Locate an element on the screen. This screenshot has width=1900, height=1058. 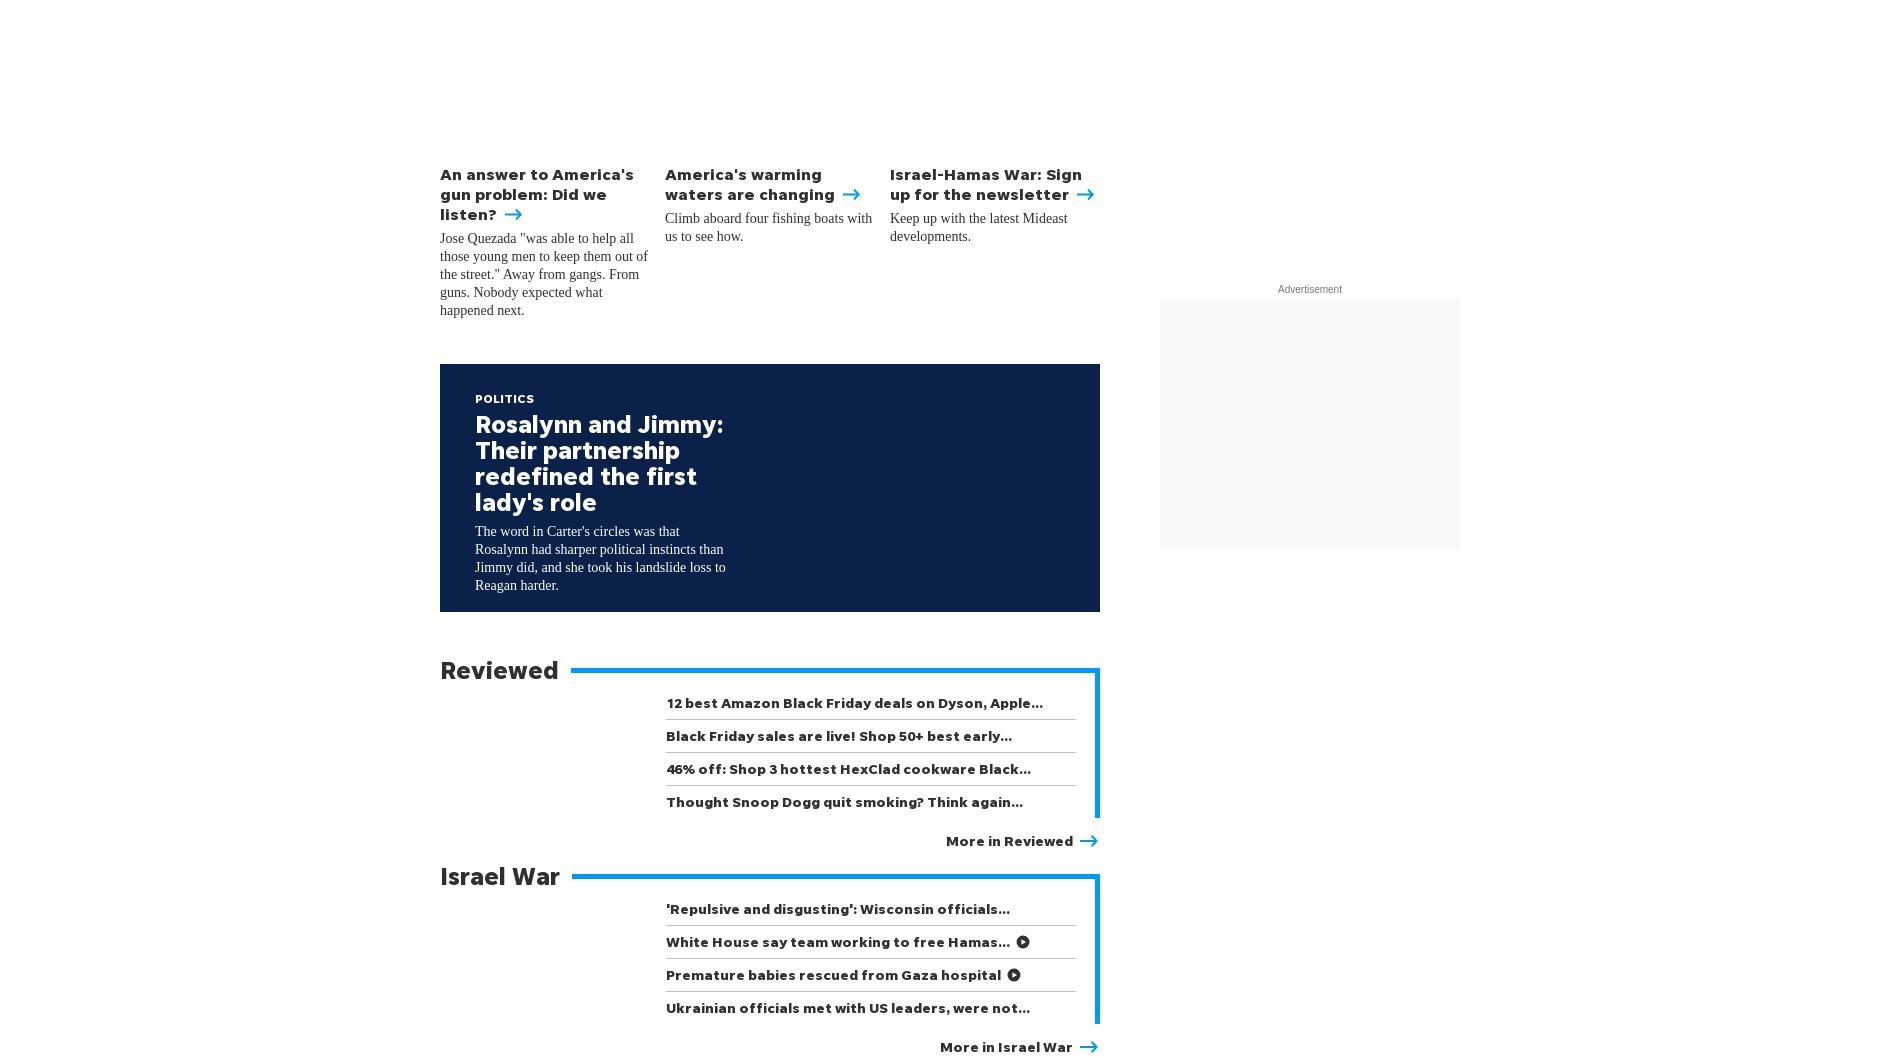
''Repulsive and disgusting': Wisconsin officials…' is located at coordinates (837, 908).